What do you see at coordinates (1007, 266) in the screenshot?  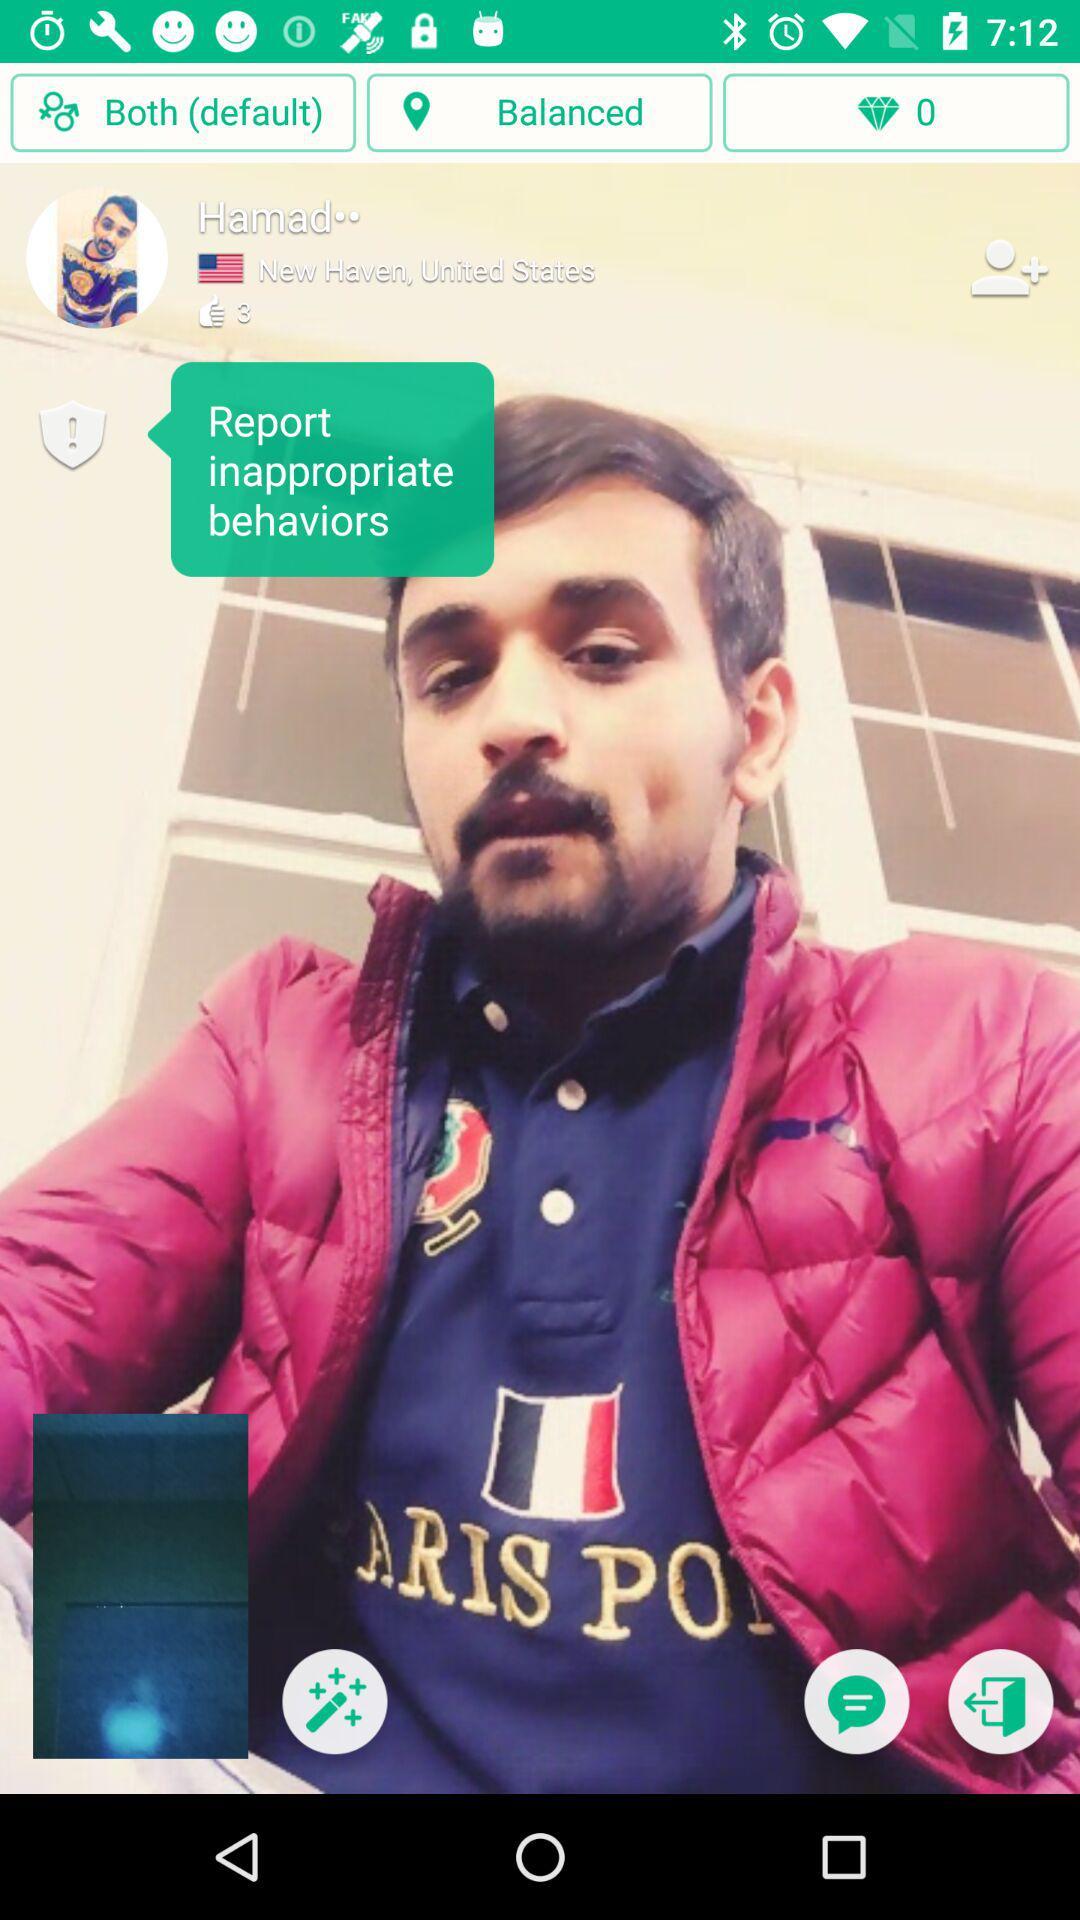 I see `item to the right of new haven united item` at bounding box center [1007, 266].